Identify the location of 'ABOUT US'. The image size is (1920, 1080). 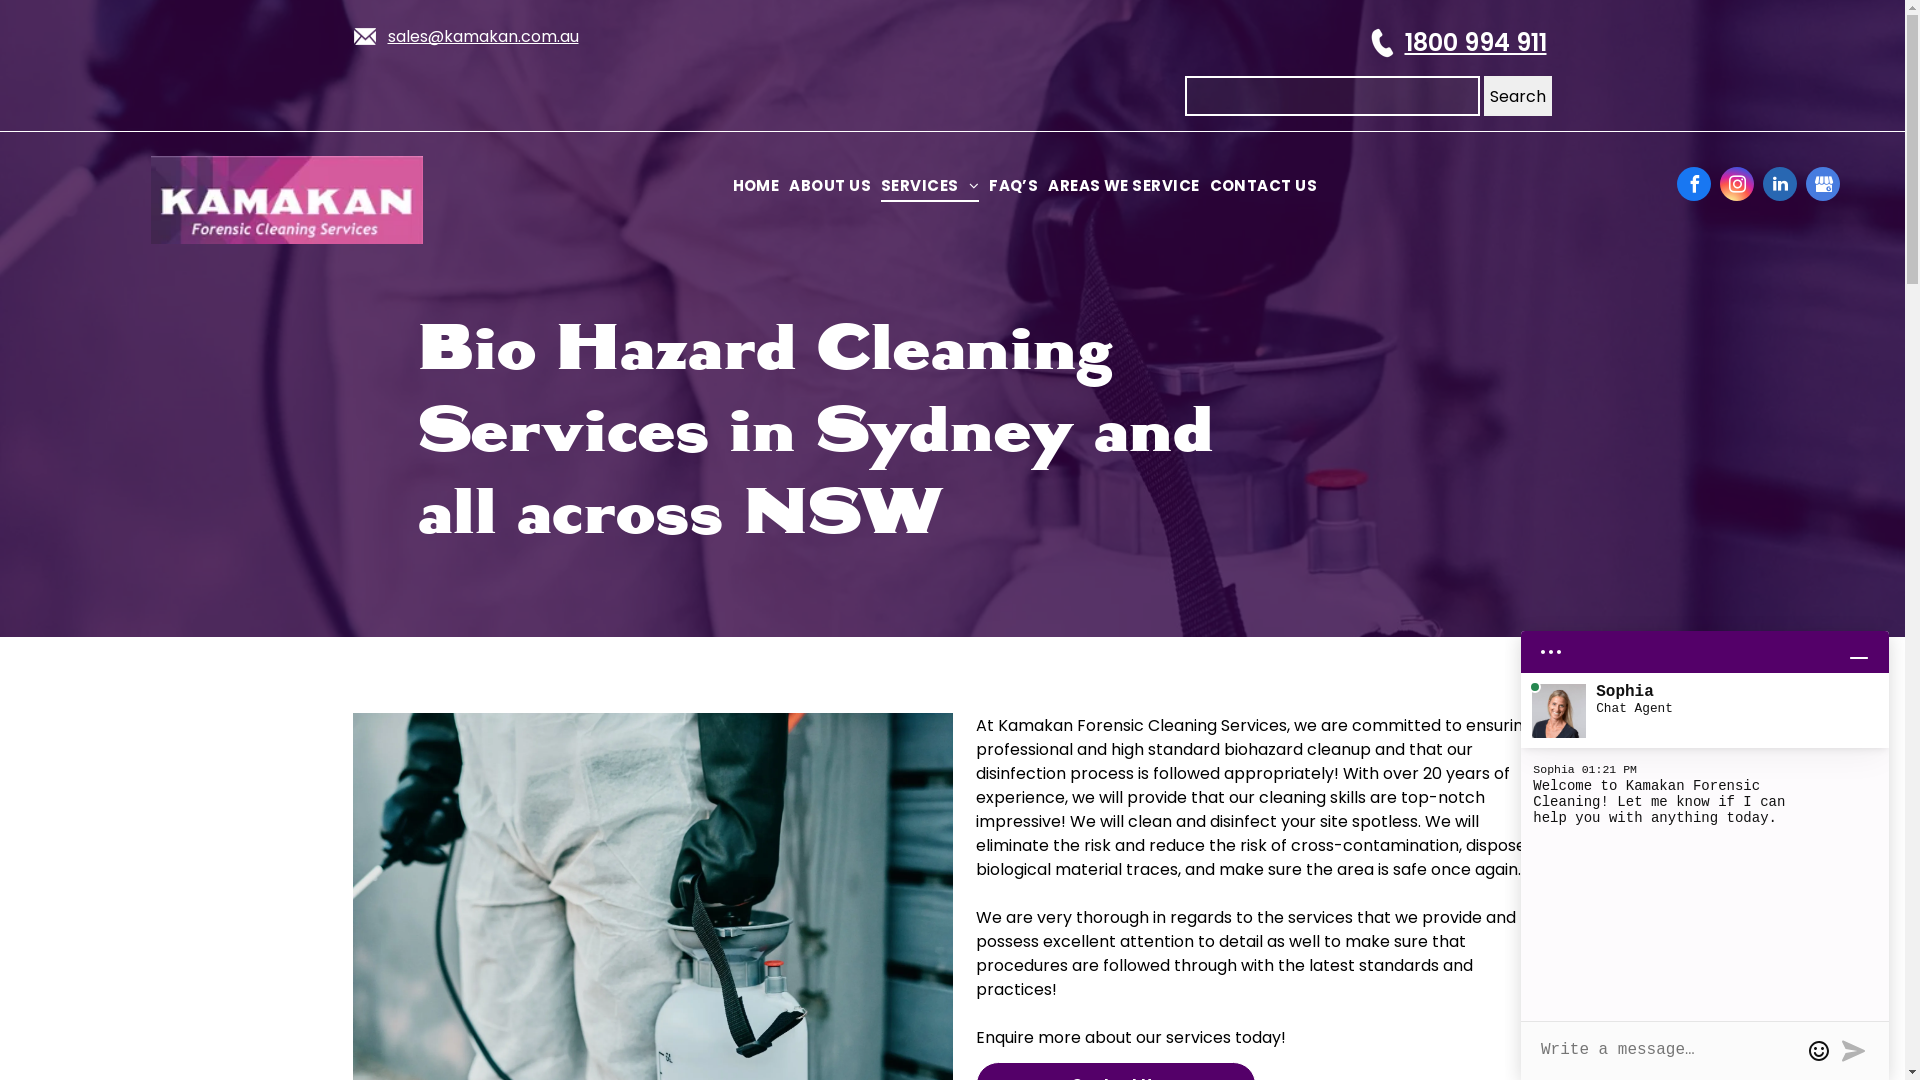
(830, 186).